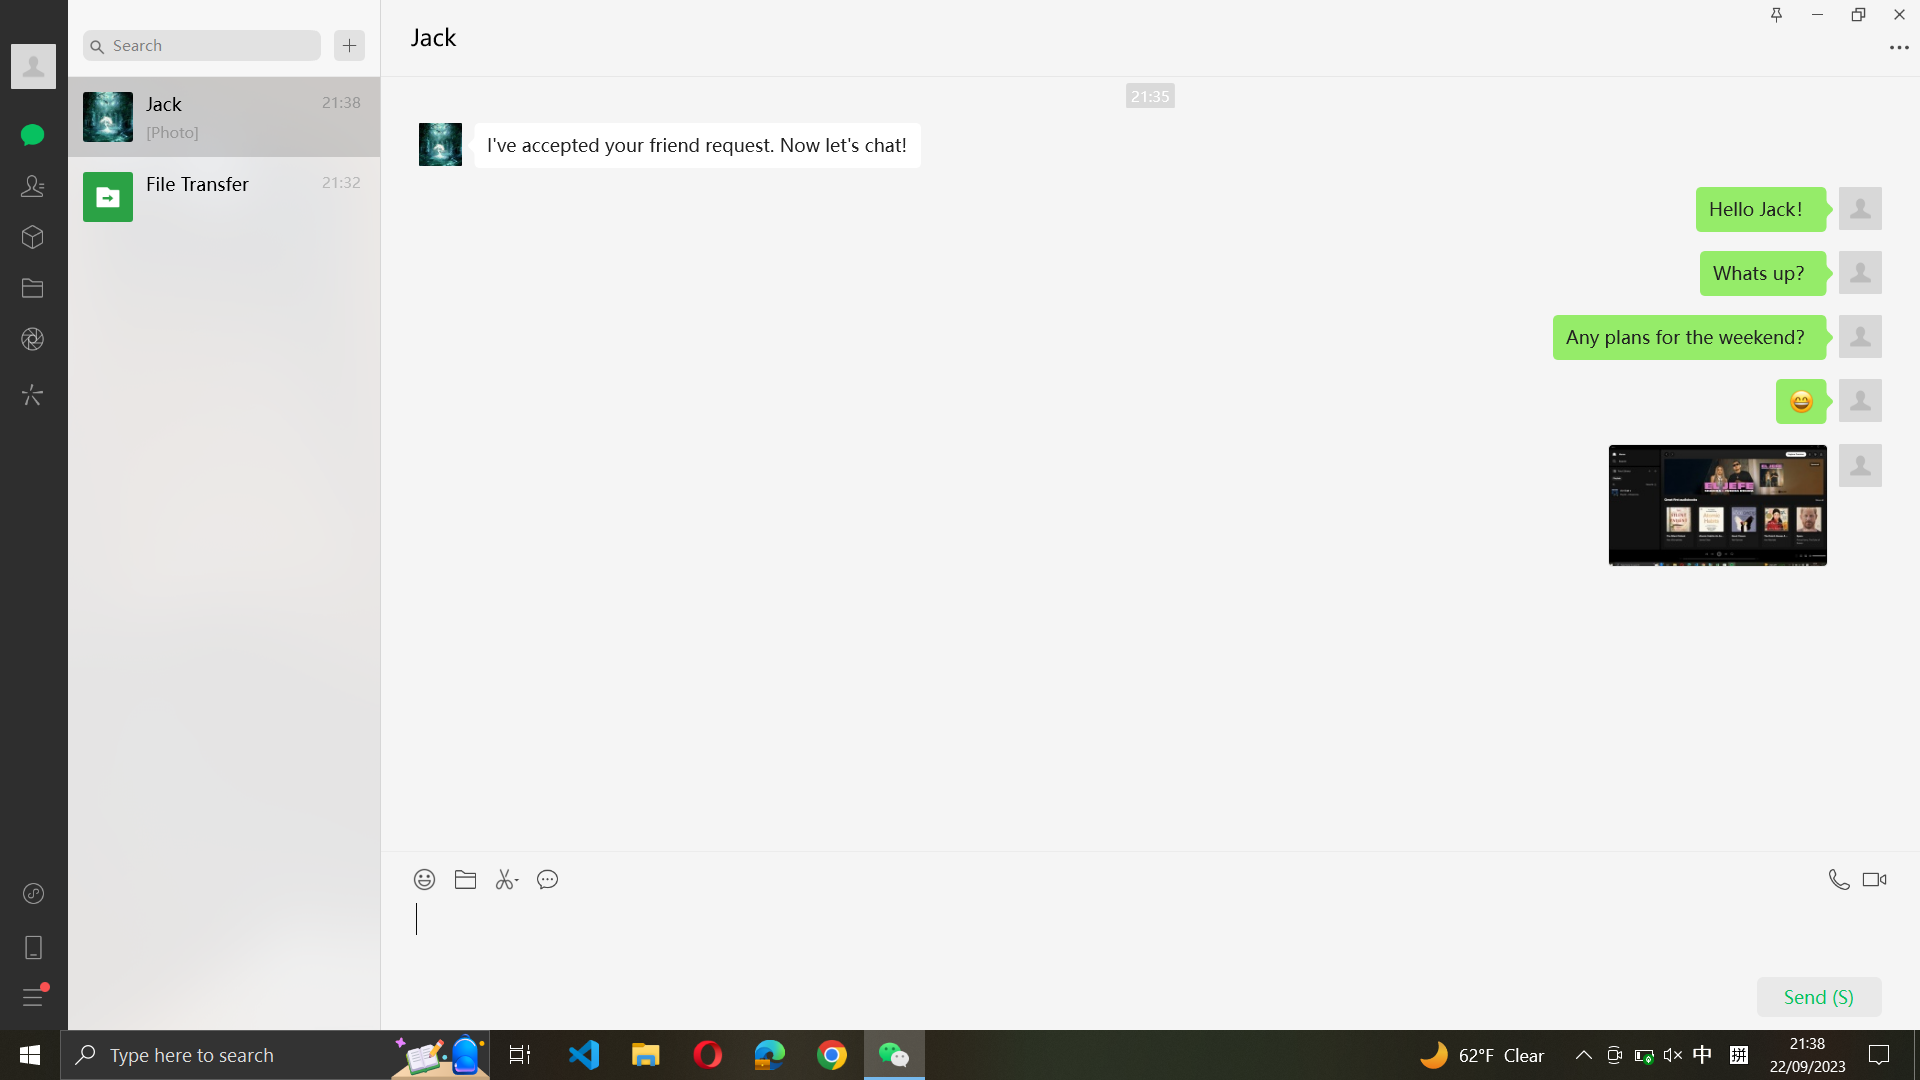 Image resolution: width=1920 pixels, height=1080 pixels. Describe the element at coordinates (509, 873) in the screenshot. I see `the option to send a screenshot to Jack` at that location.